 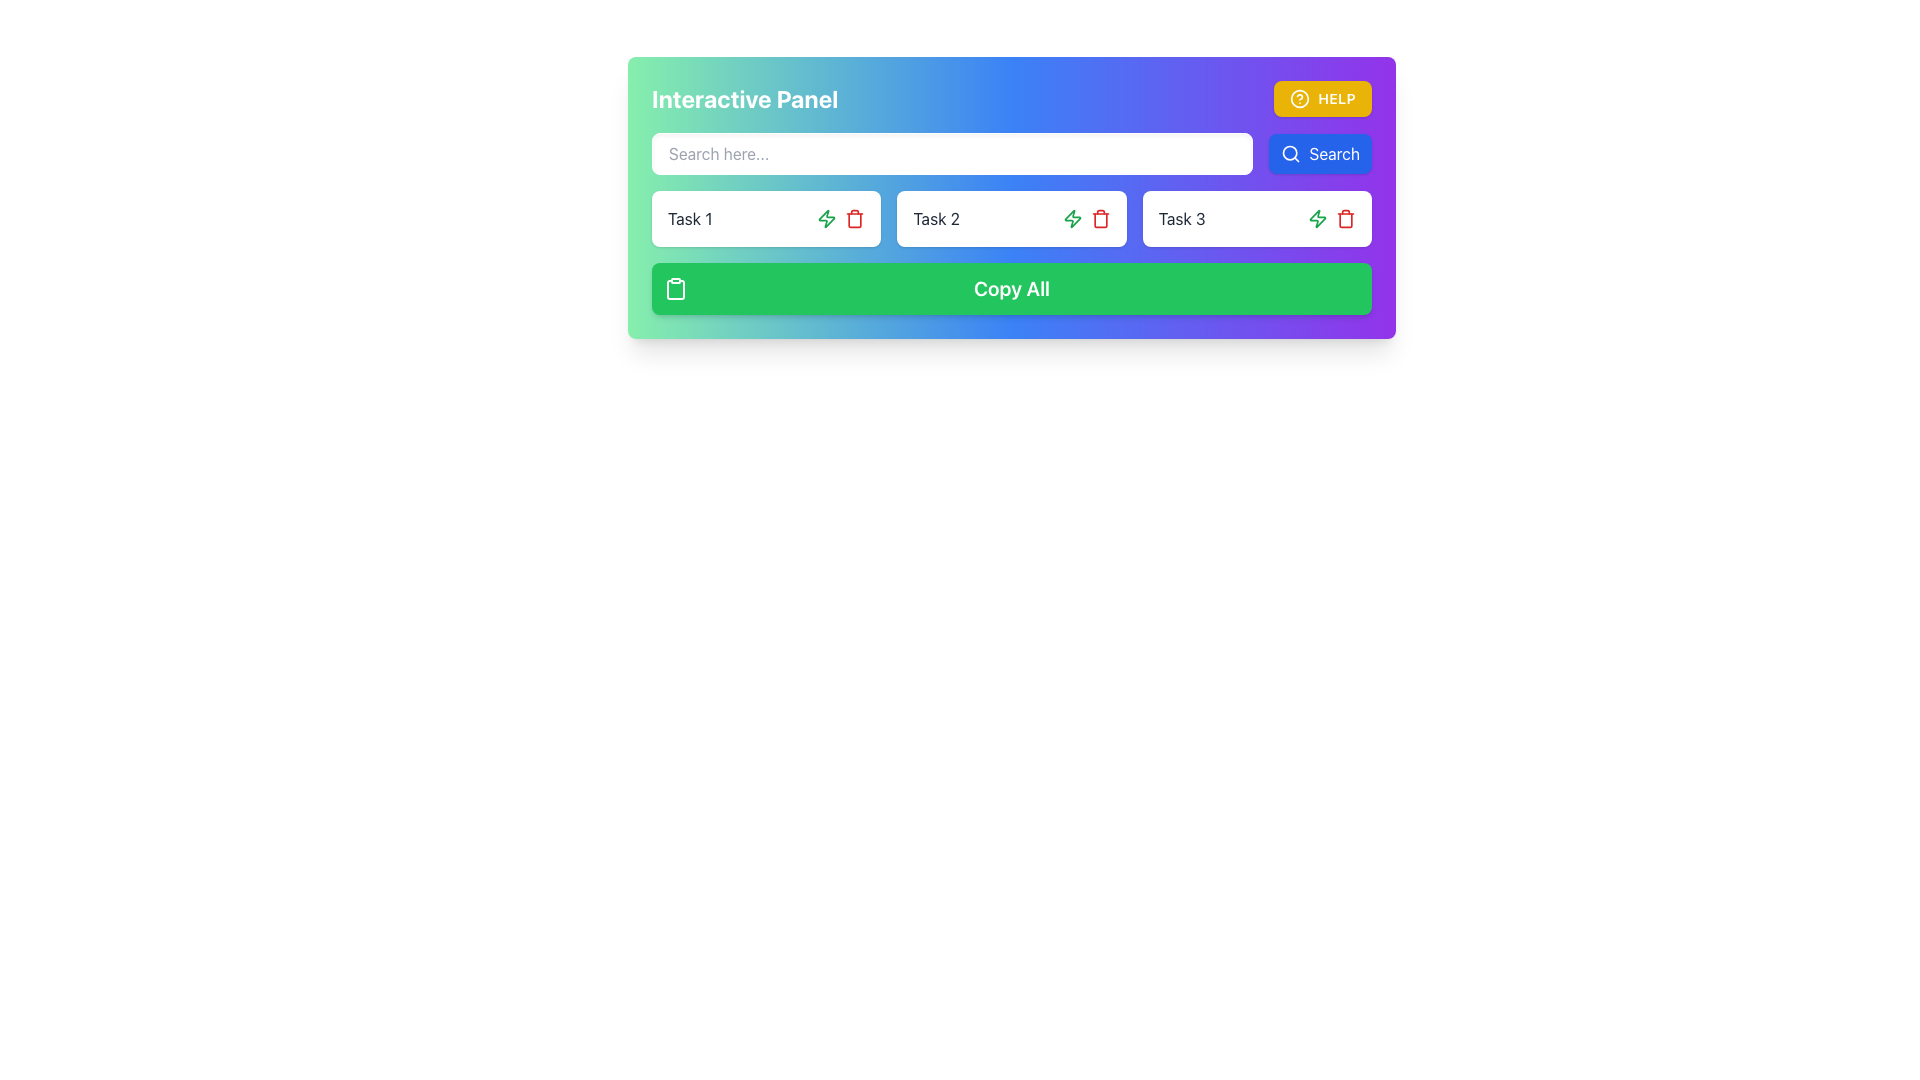 What do you see at coordinates (1334, 153) in the screenshot?
I see `the 'Search' text button located in the top-right section of the panel` at bounding box center [1334, 153].